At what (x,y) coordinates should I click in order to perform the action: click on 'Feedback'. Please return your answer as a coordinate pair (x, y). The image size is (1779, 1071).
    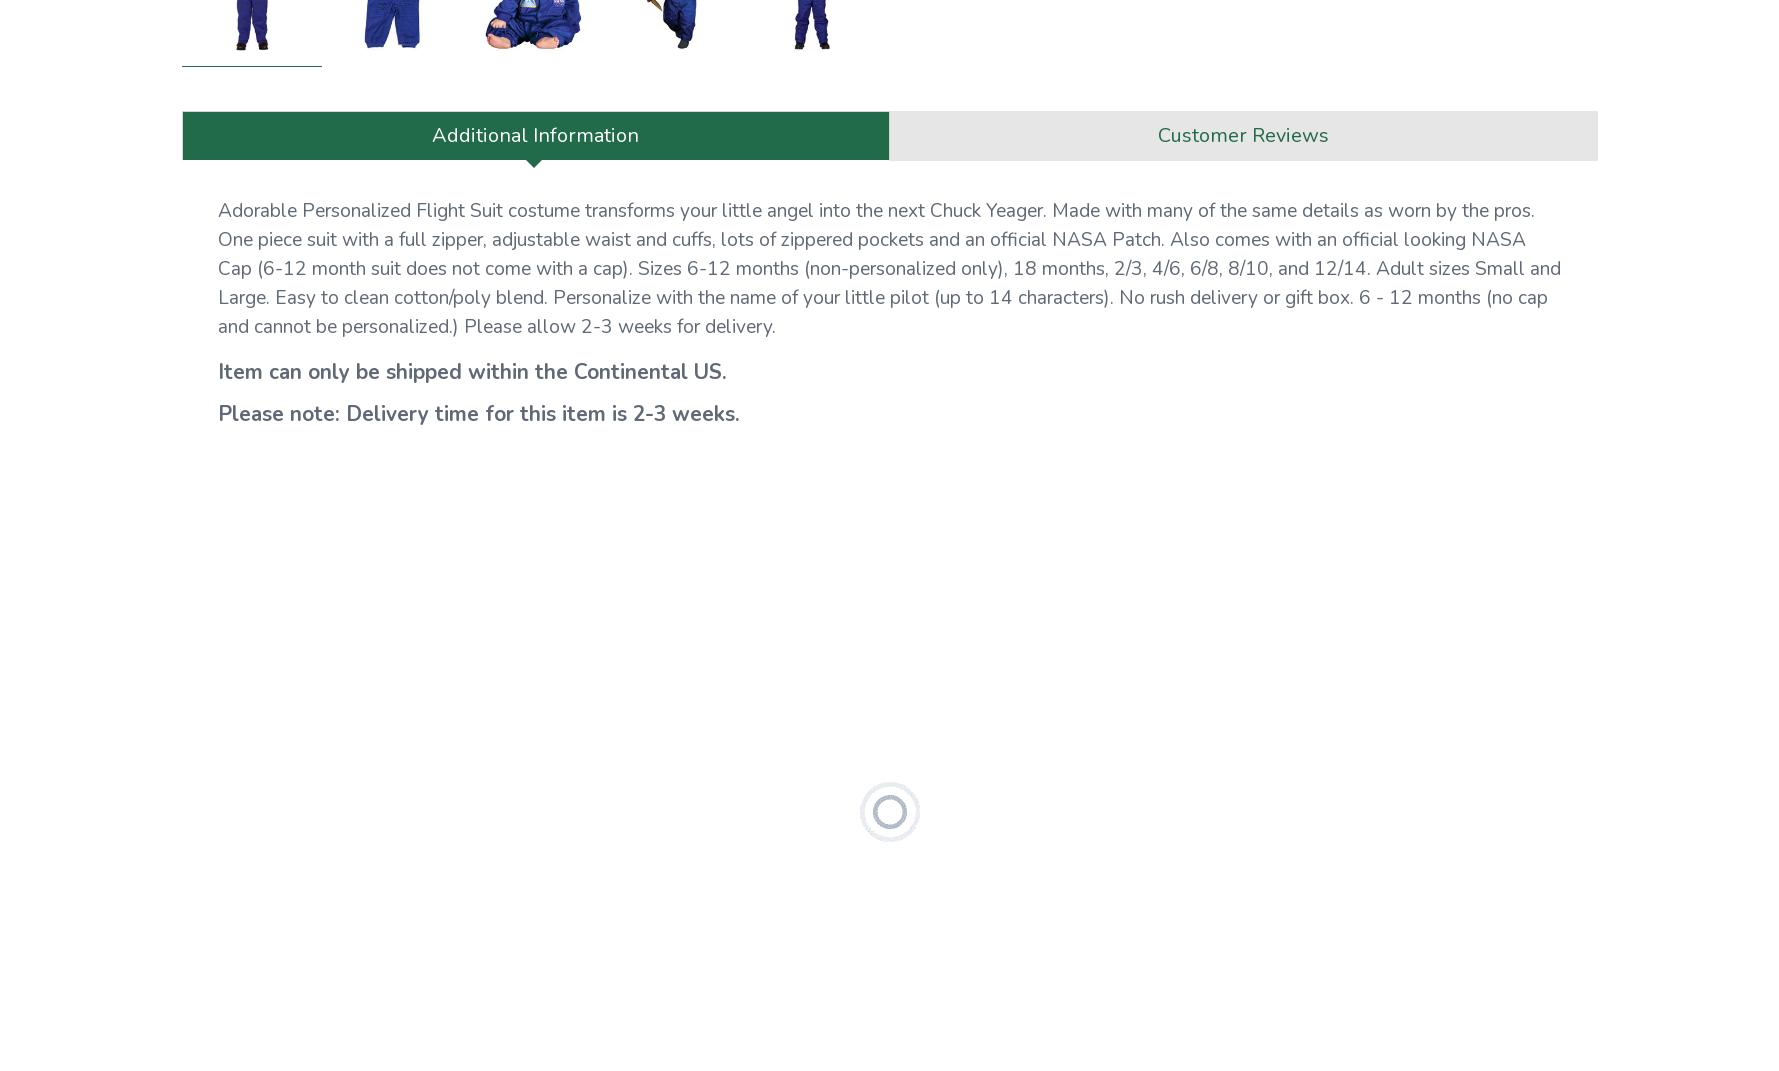
    Looking at the image, I should click on (1077, 313).